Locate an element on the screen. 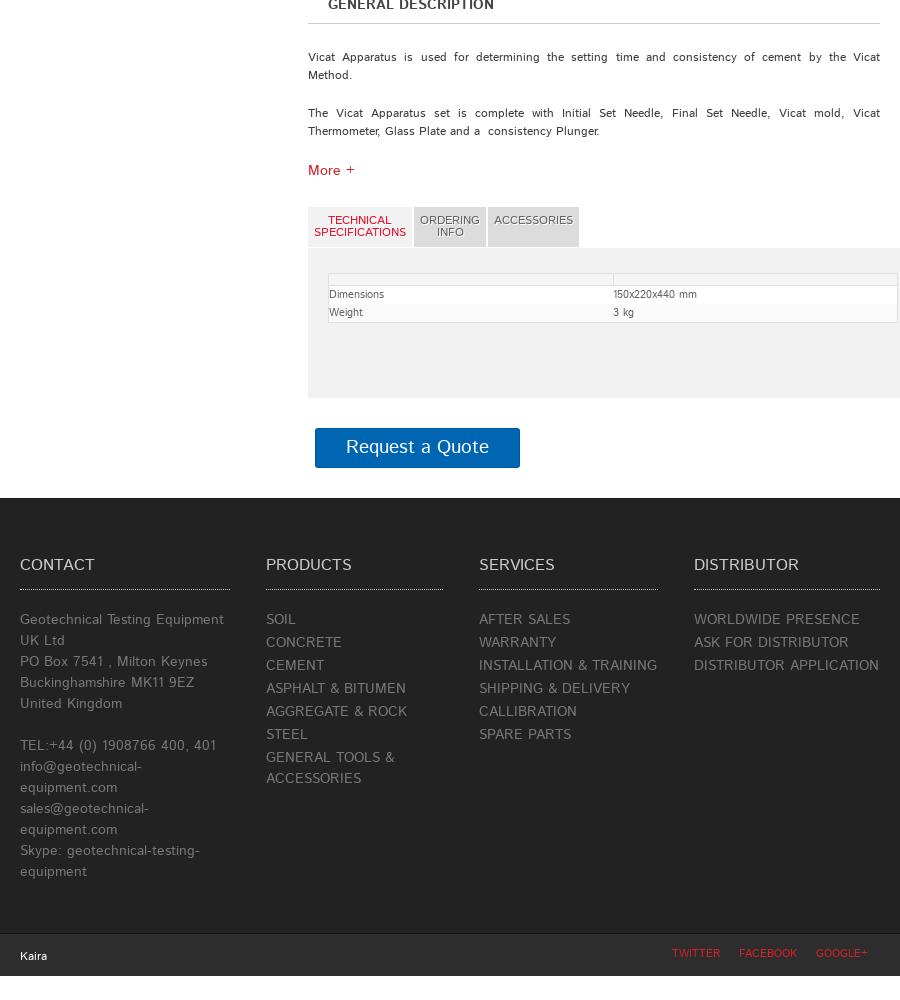 This screenshot has width=900, height=1000. 'DISTRIBUTOR' is located at coordinates (744, 564).